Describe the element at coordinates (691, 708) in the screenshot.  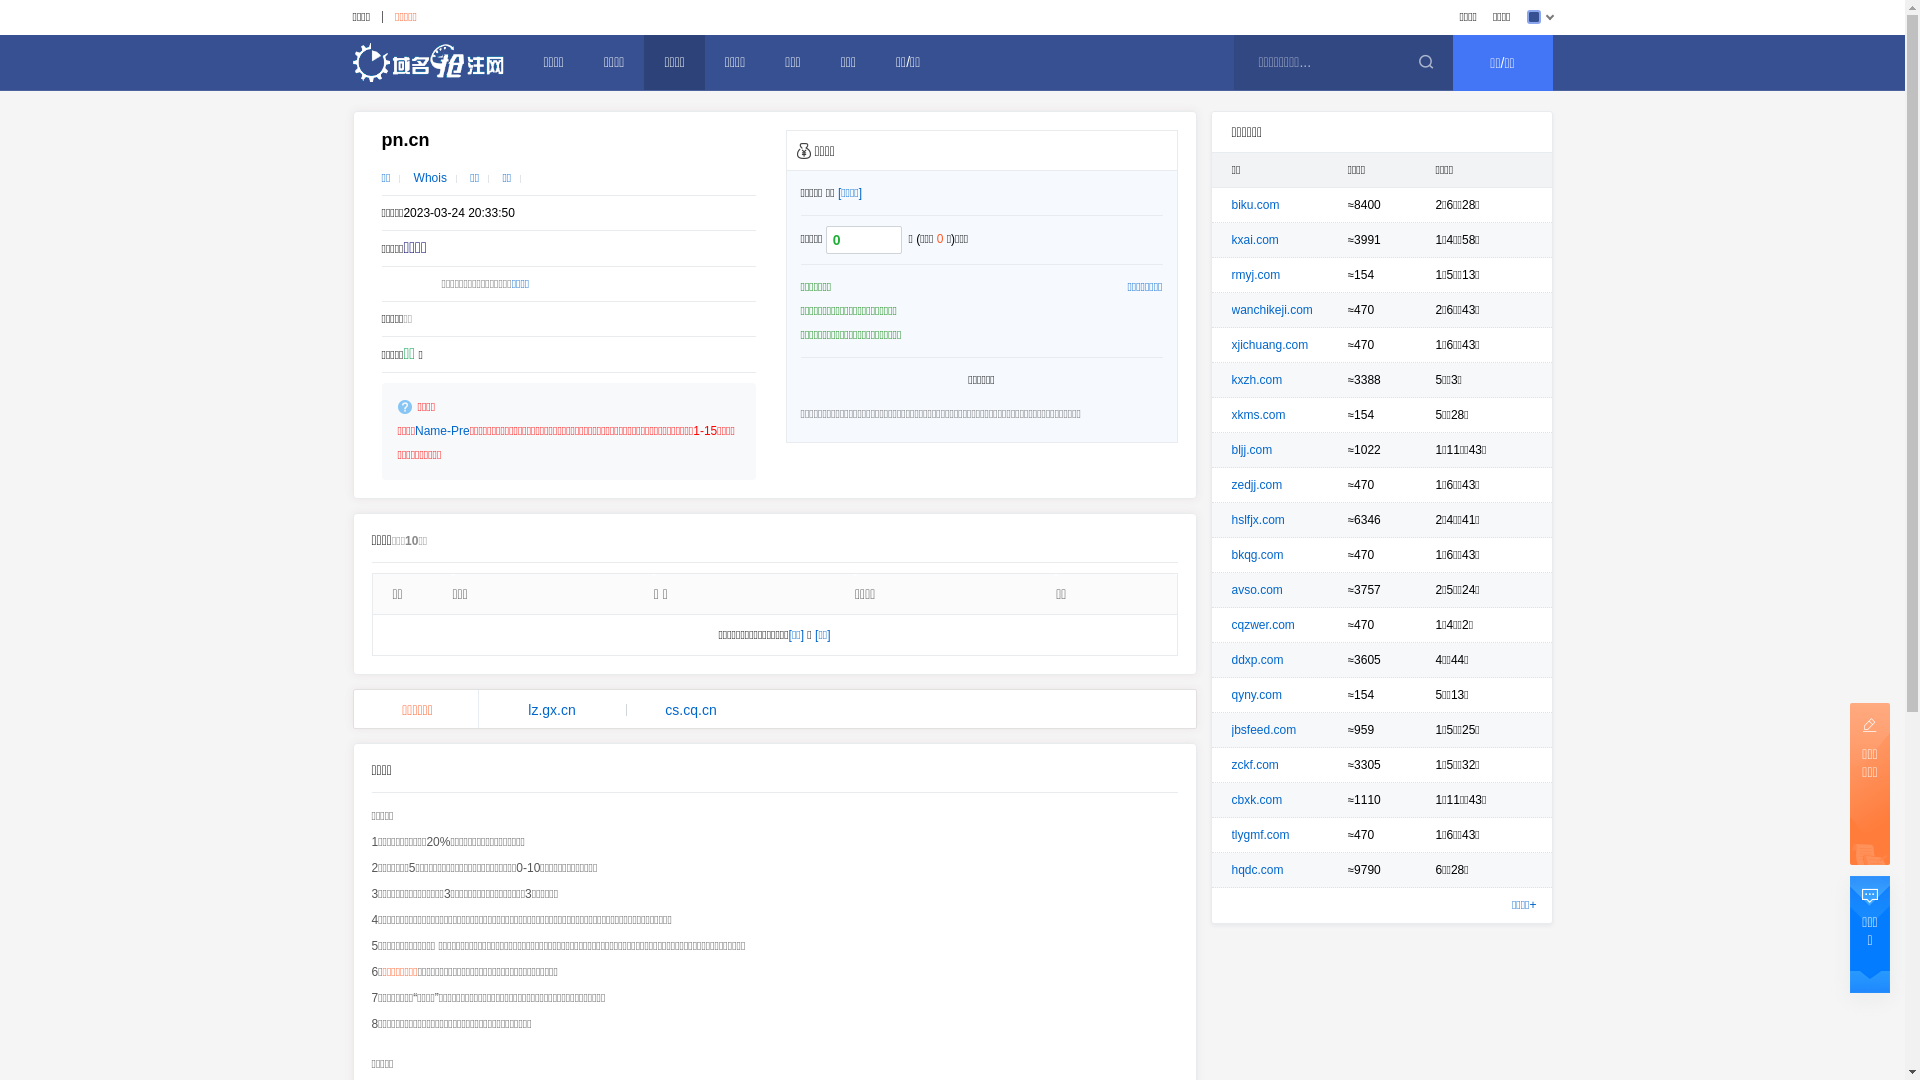
I see `'cs.cq.cn'` at that location.